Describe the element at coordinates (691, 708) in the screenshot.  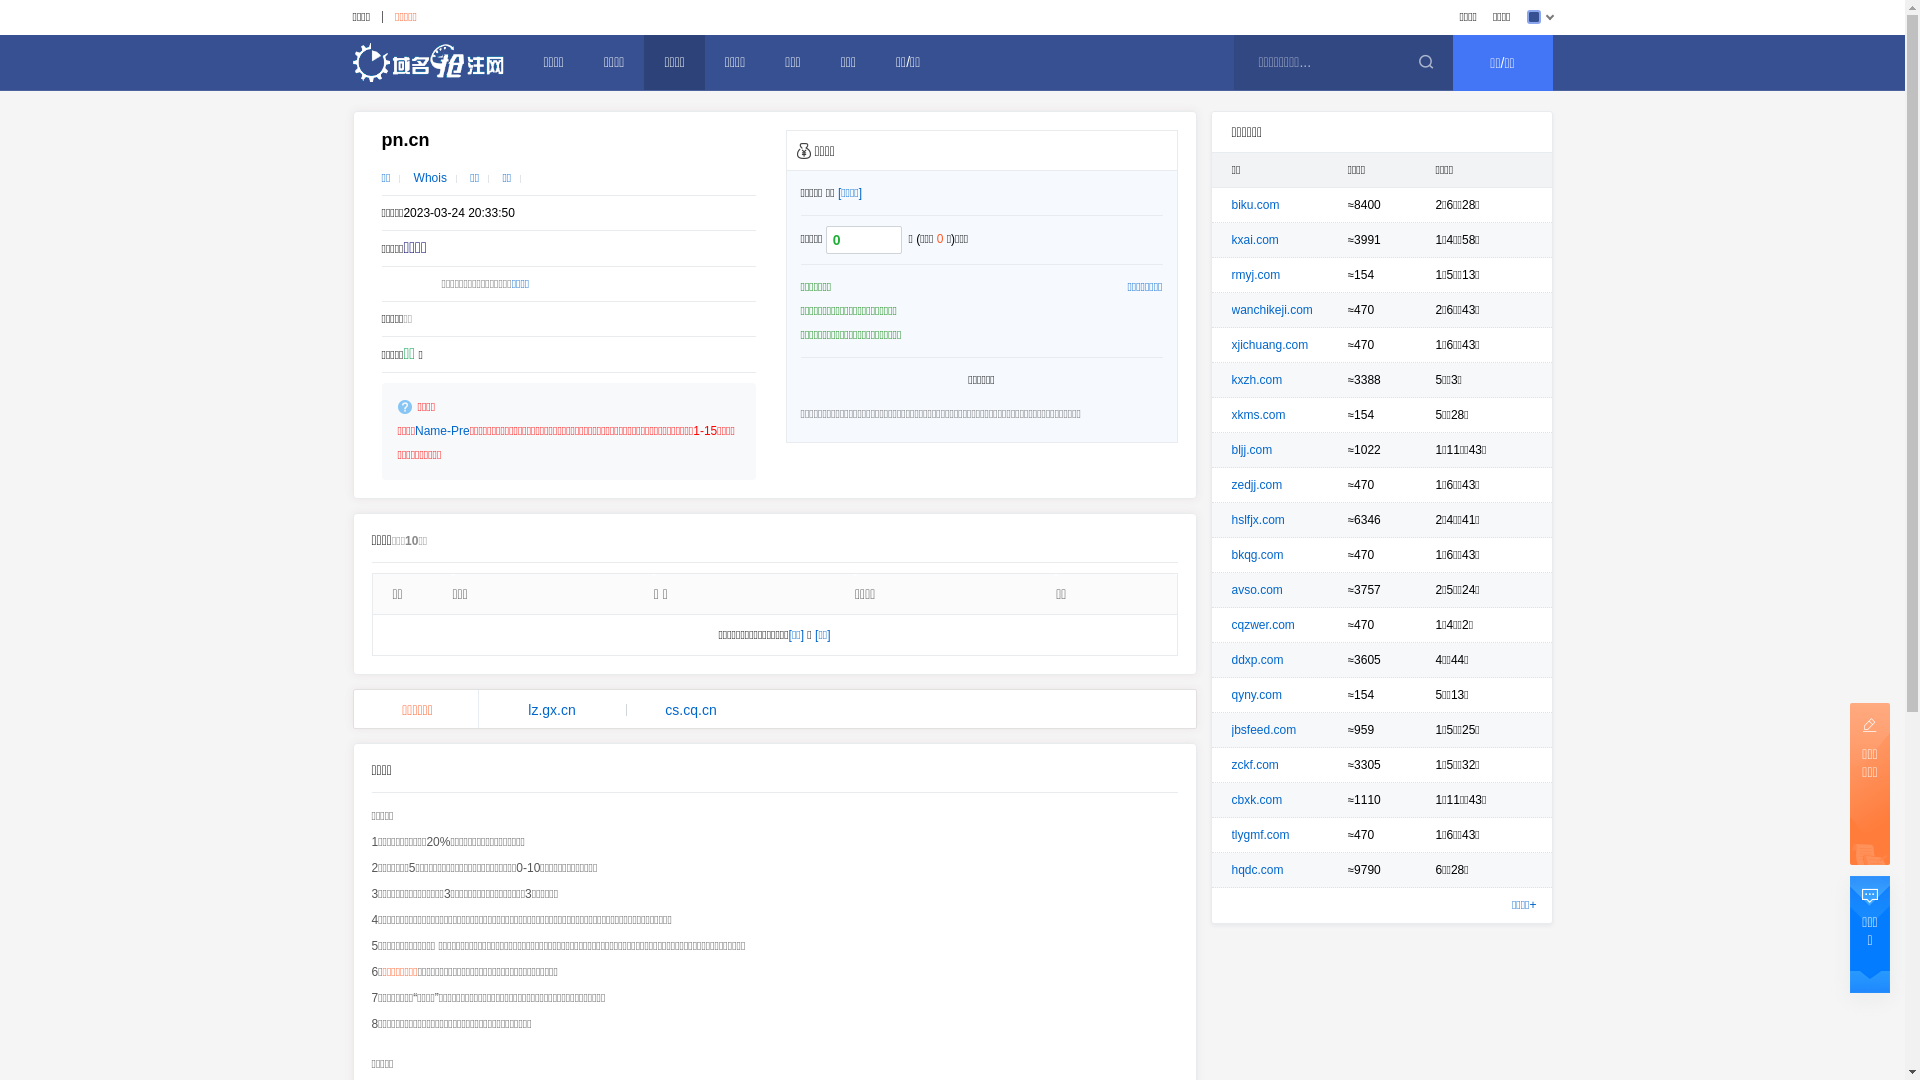
I see `'cs.cq.cn'` at that location.